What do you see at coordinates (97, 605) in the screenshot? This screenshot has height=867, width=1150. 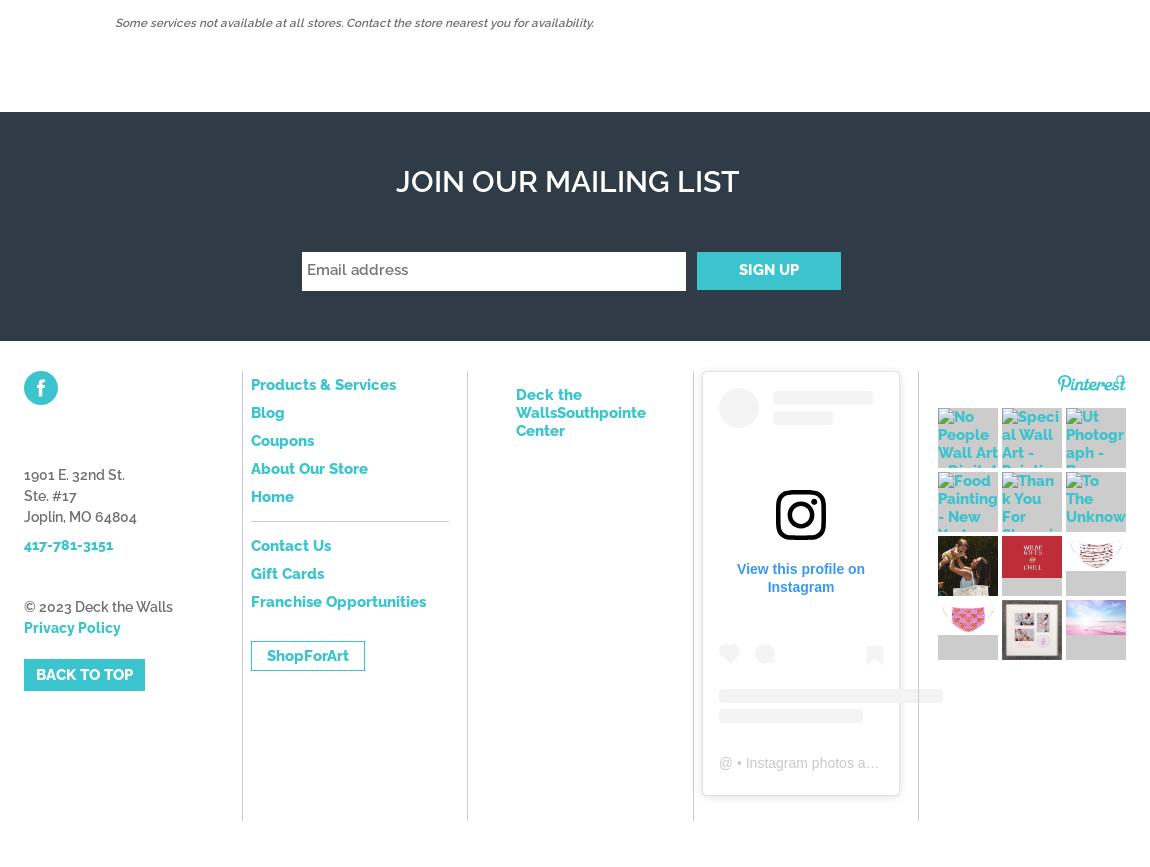 I see `'© 2023 Deck the Walls'` at bounding box center [97, 605].